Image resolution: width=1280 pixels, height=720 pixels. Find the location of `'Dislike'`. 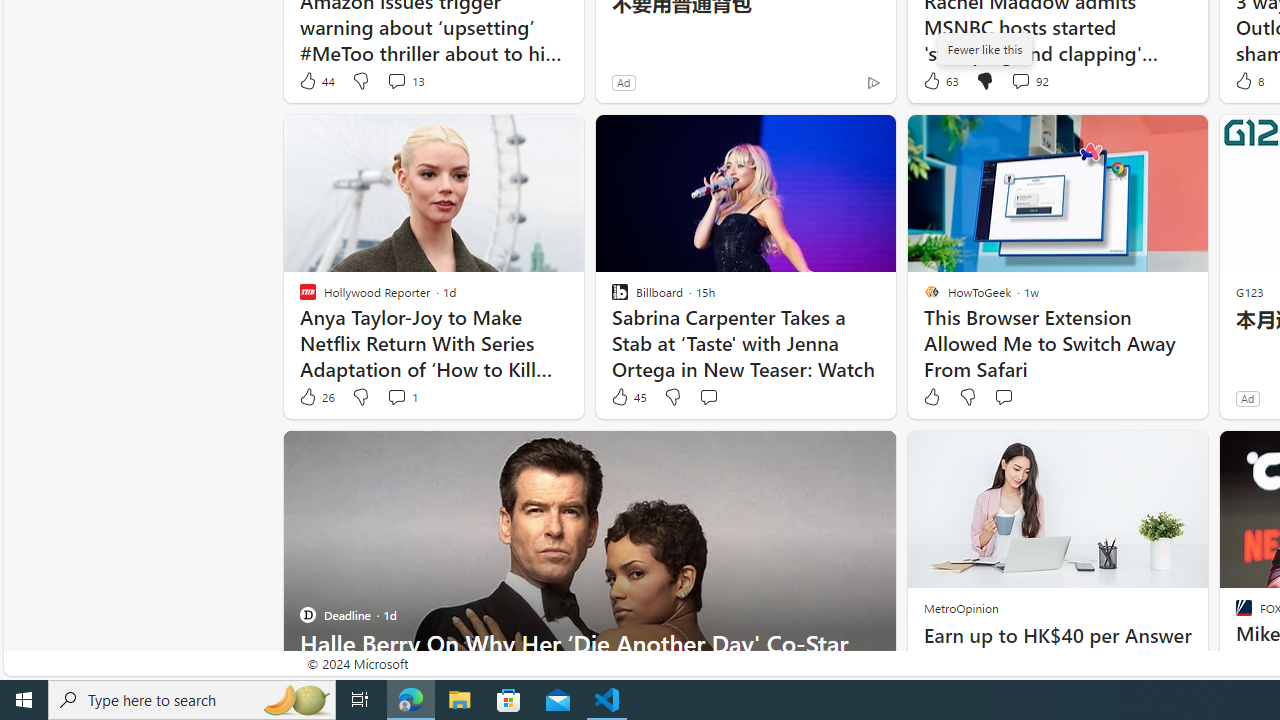

'Dislike' is located at coordinates (967, 397).